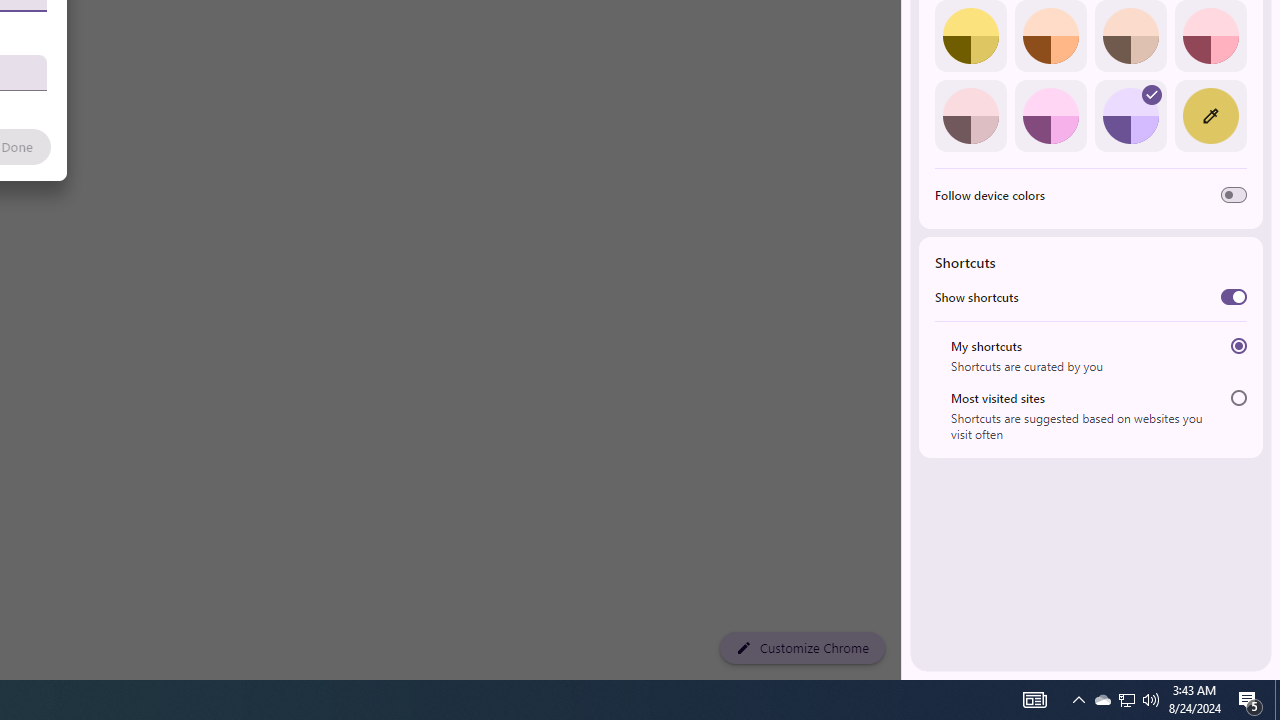  I want to click on 'Orange', so click(1049, 36).